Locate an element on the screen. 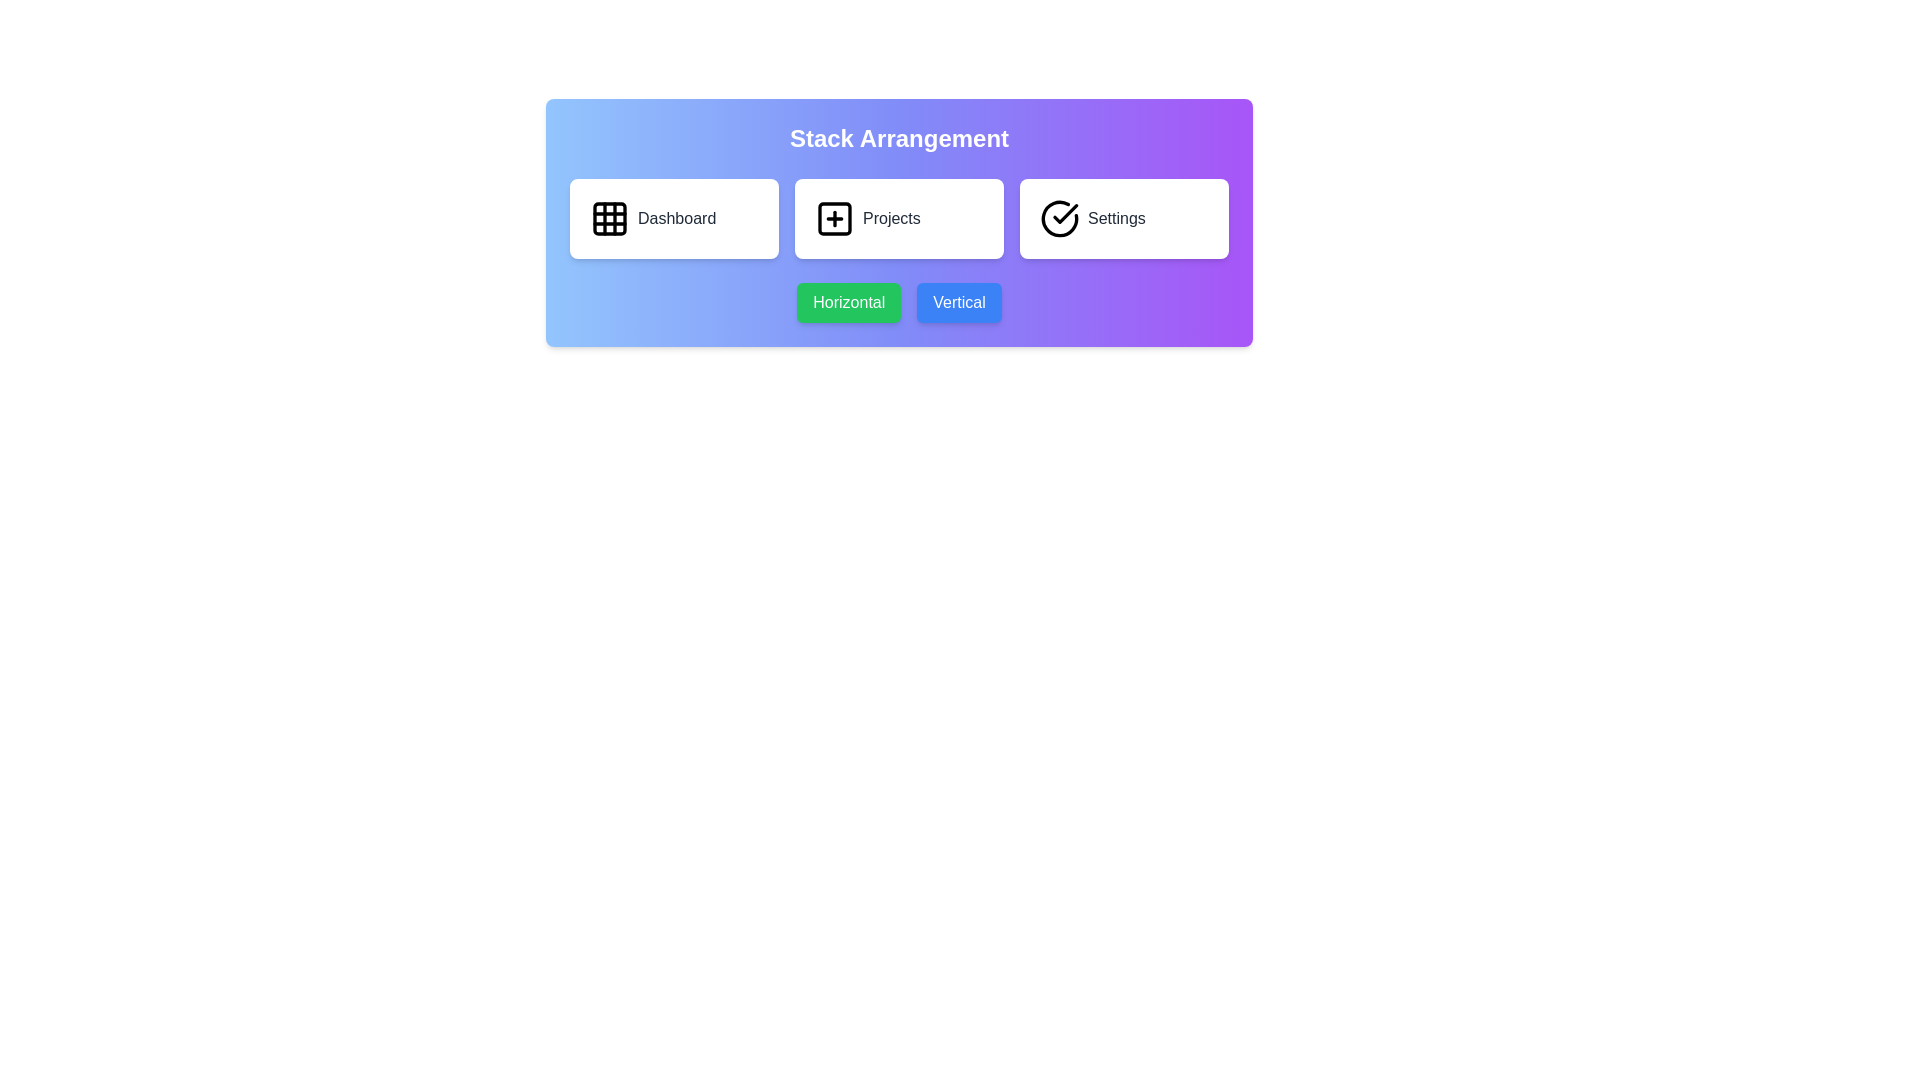 This screenshot has width=1920, height=1080. the grid icon in the 'Dashboard' section is located at coordinates (608, 219).